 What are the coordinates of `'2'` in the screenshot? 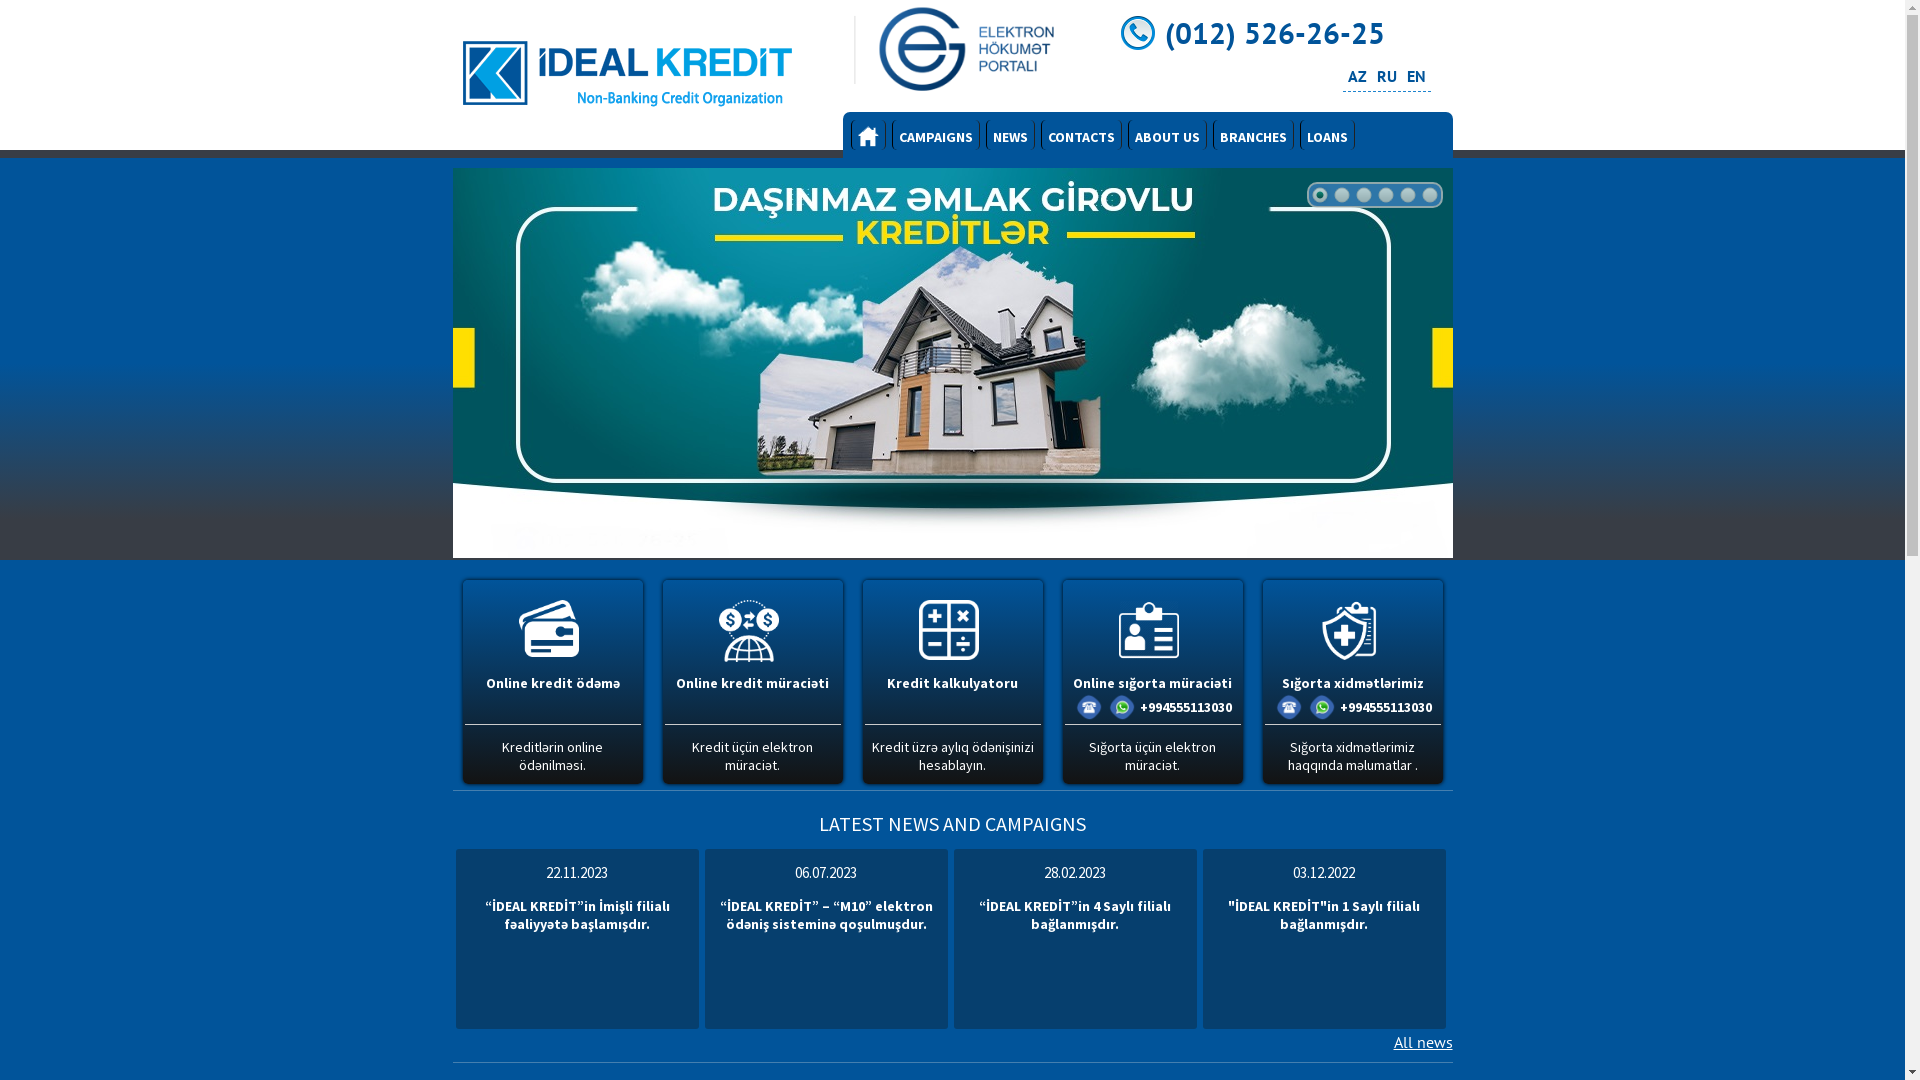 It's located at (1340, 195).